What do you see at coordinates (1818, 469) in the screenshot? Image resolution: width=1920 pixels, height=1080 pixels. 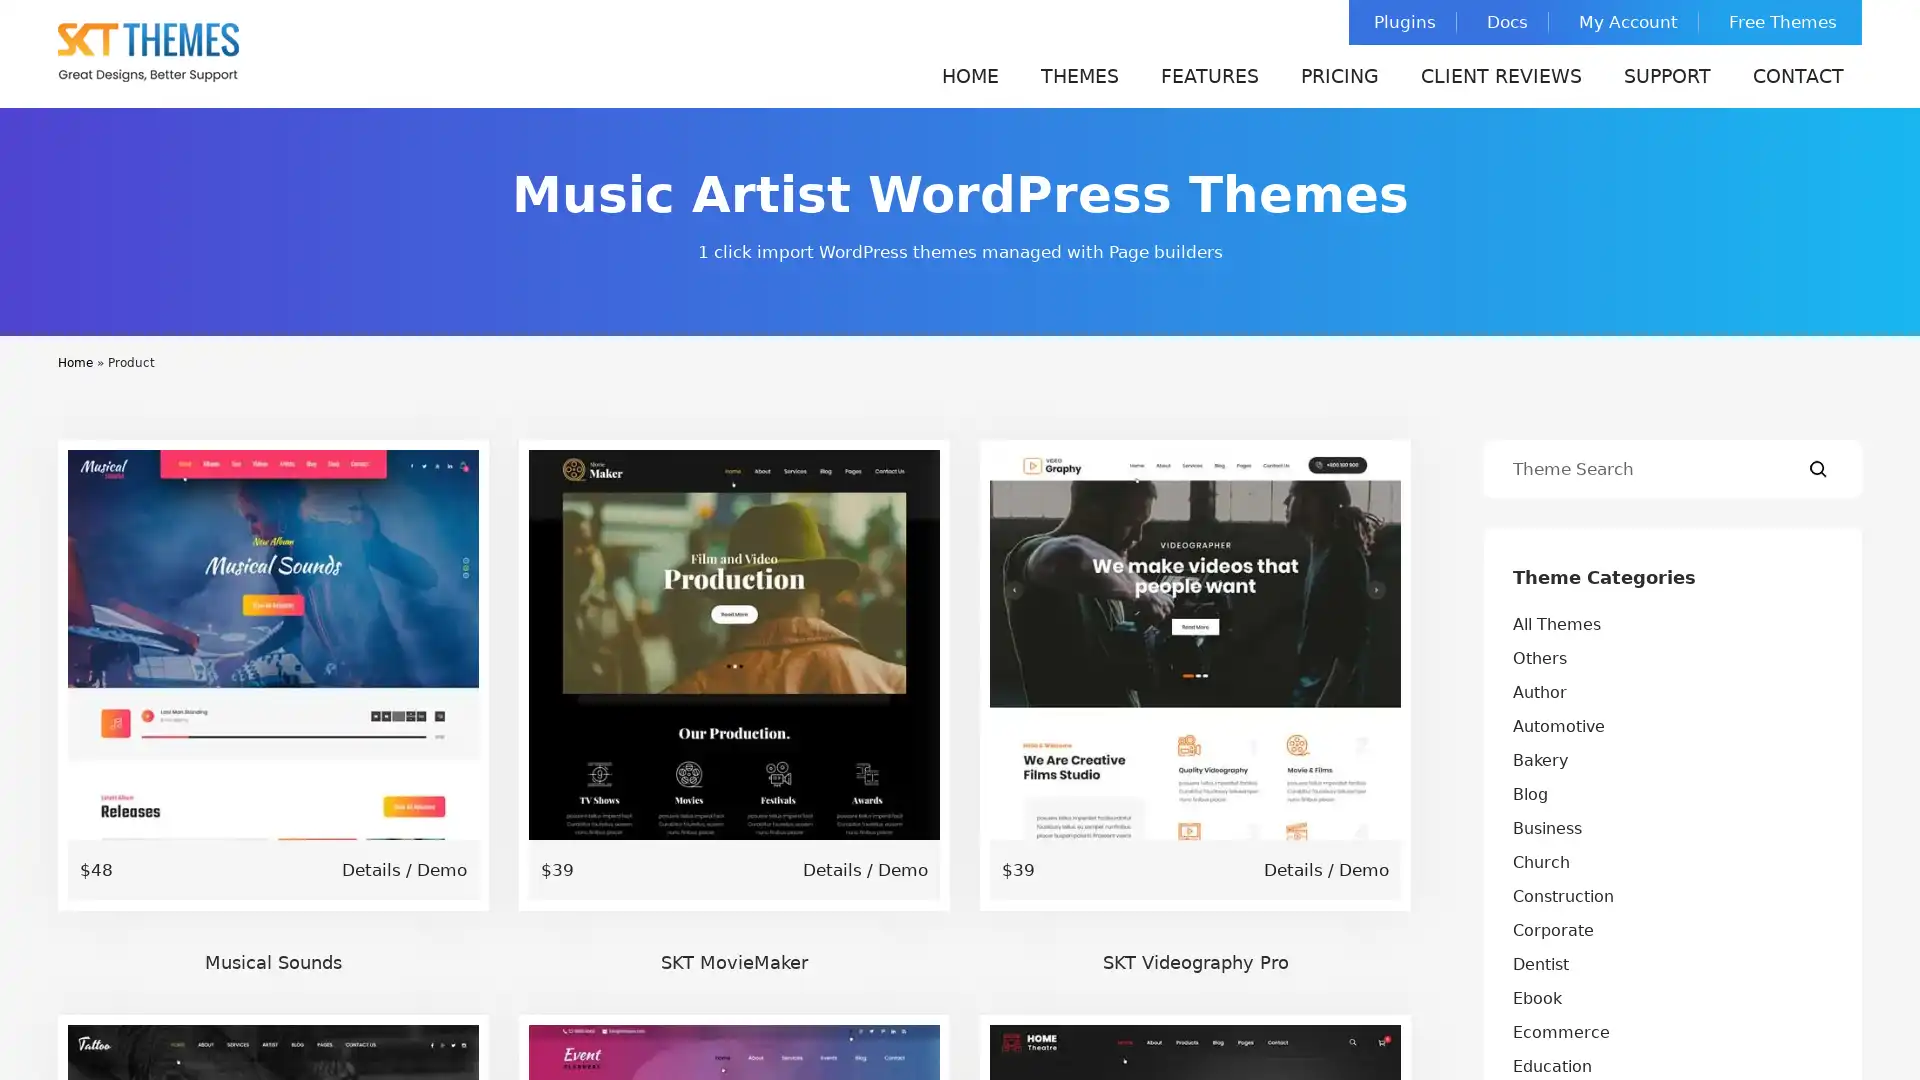 I see `Search` at bounding box center [1818, 469].